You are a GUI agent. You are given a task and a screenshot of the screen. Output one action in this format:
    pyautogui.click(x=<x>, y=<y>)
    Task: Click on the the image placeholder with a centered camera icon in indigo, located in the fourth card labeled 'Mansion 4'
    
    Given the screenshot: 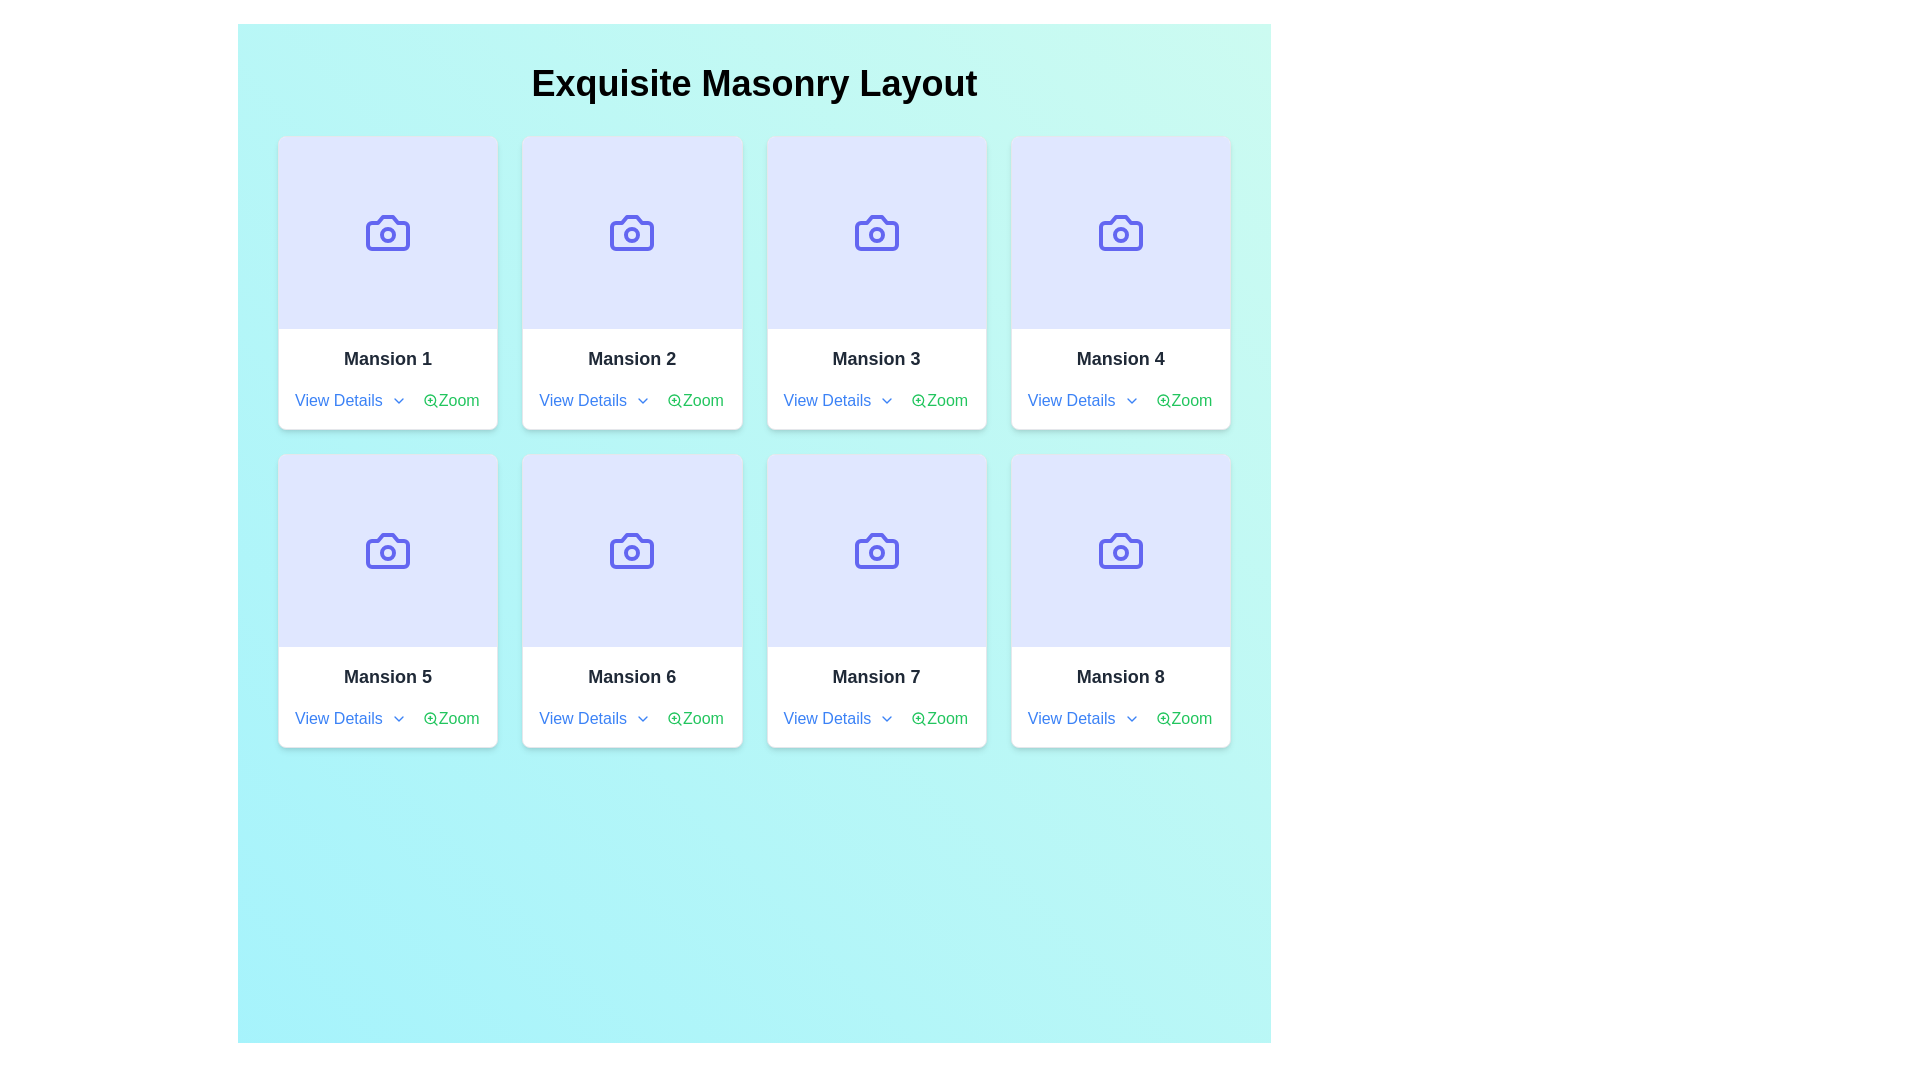 What is the action you would take?
    pyautogui.click(x=1120, y=231)
    